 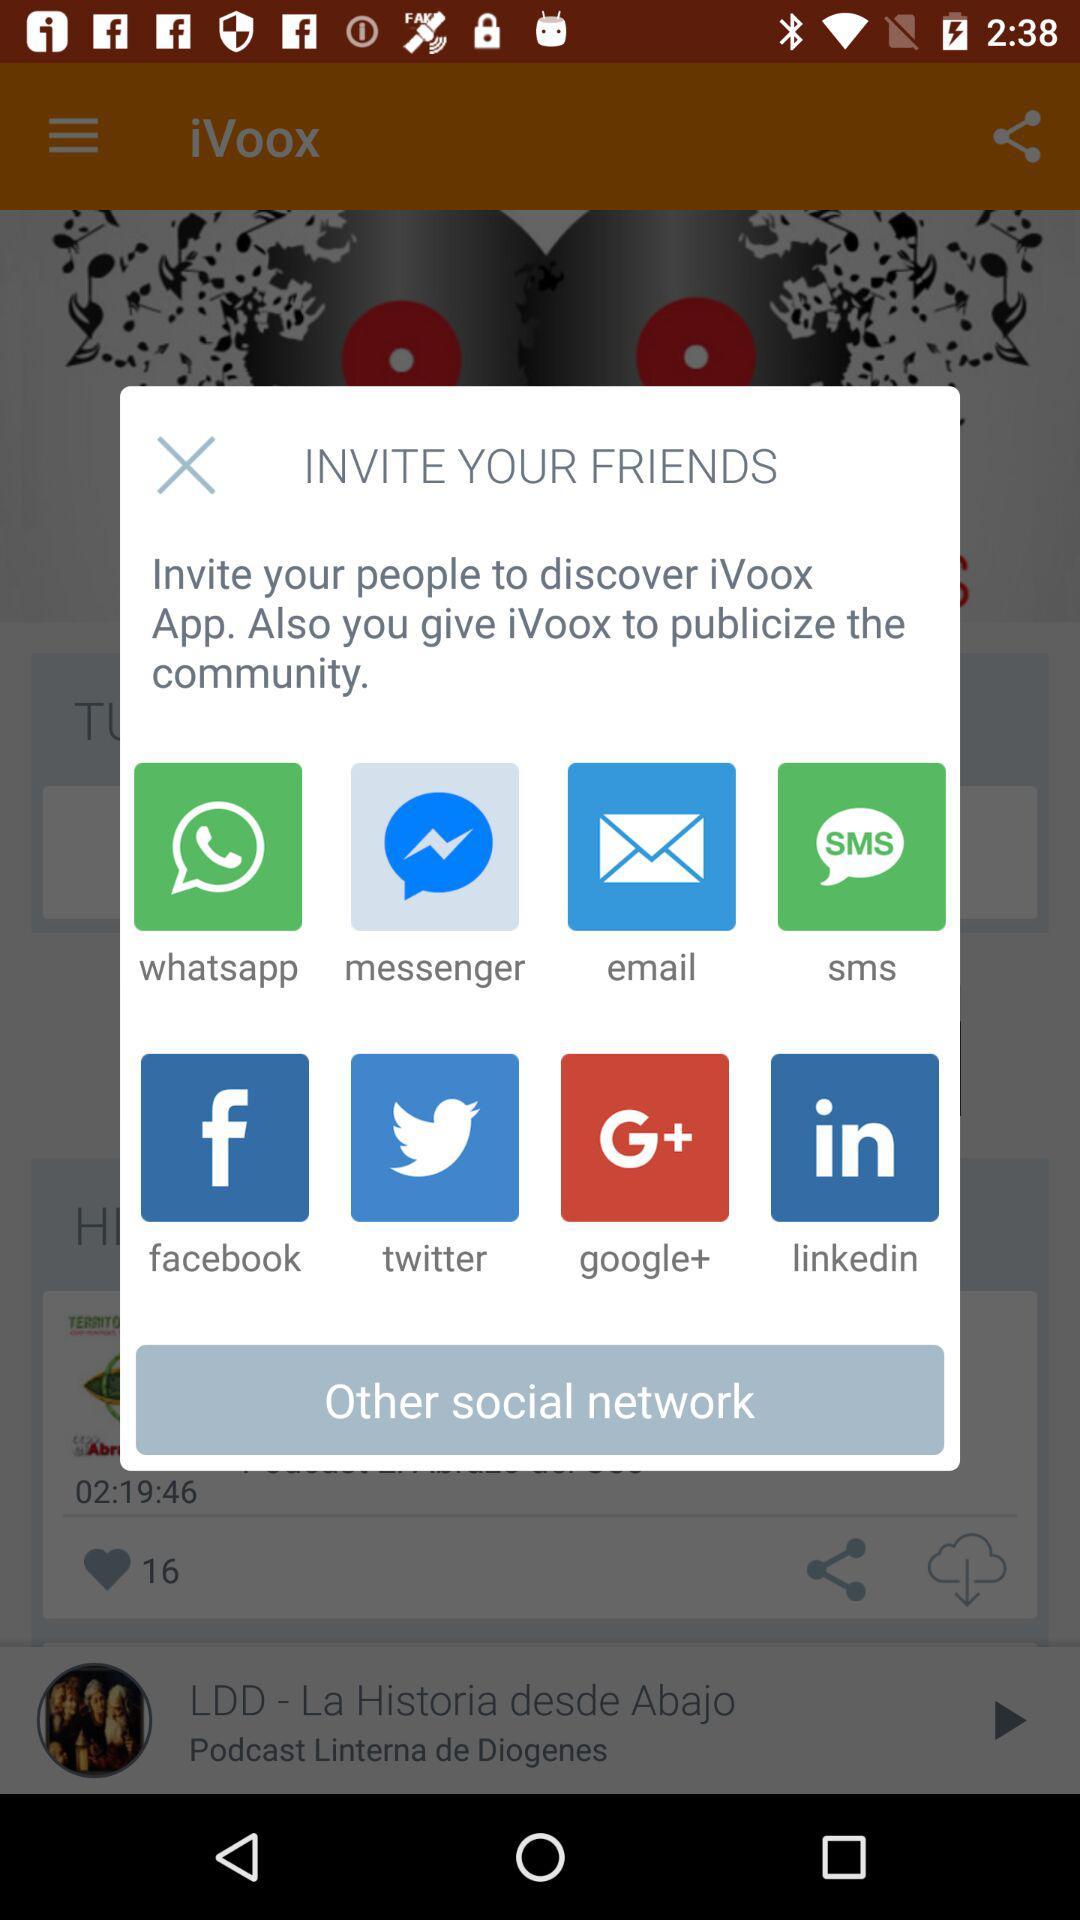 I want to click on the twitter, so click(x=434, y=1167).